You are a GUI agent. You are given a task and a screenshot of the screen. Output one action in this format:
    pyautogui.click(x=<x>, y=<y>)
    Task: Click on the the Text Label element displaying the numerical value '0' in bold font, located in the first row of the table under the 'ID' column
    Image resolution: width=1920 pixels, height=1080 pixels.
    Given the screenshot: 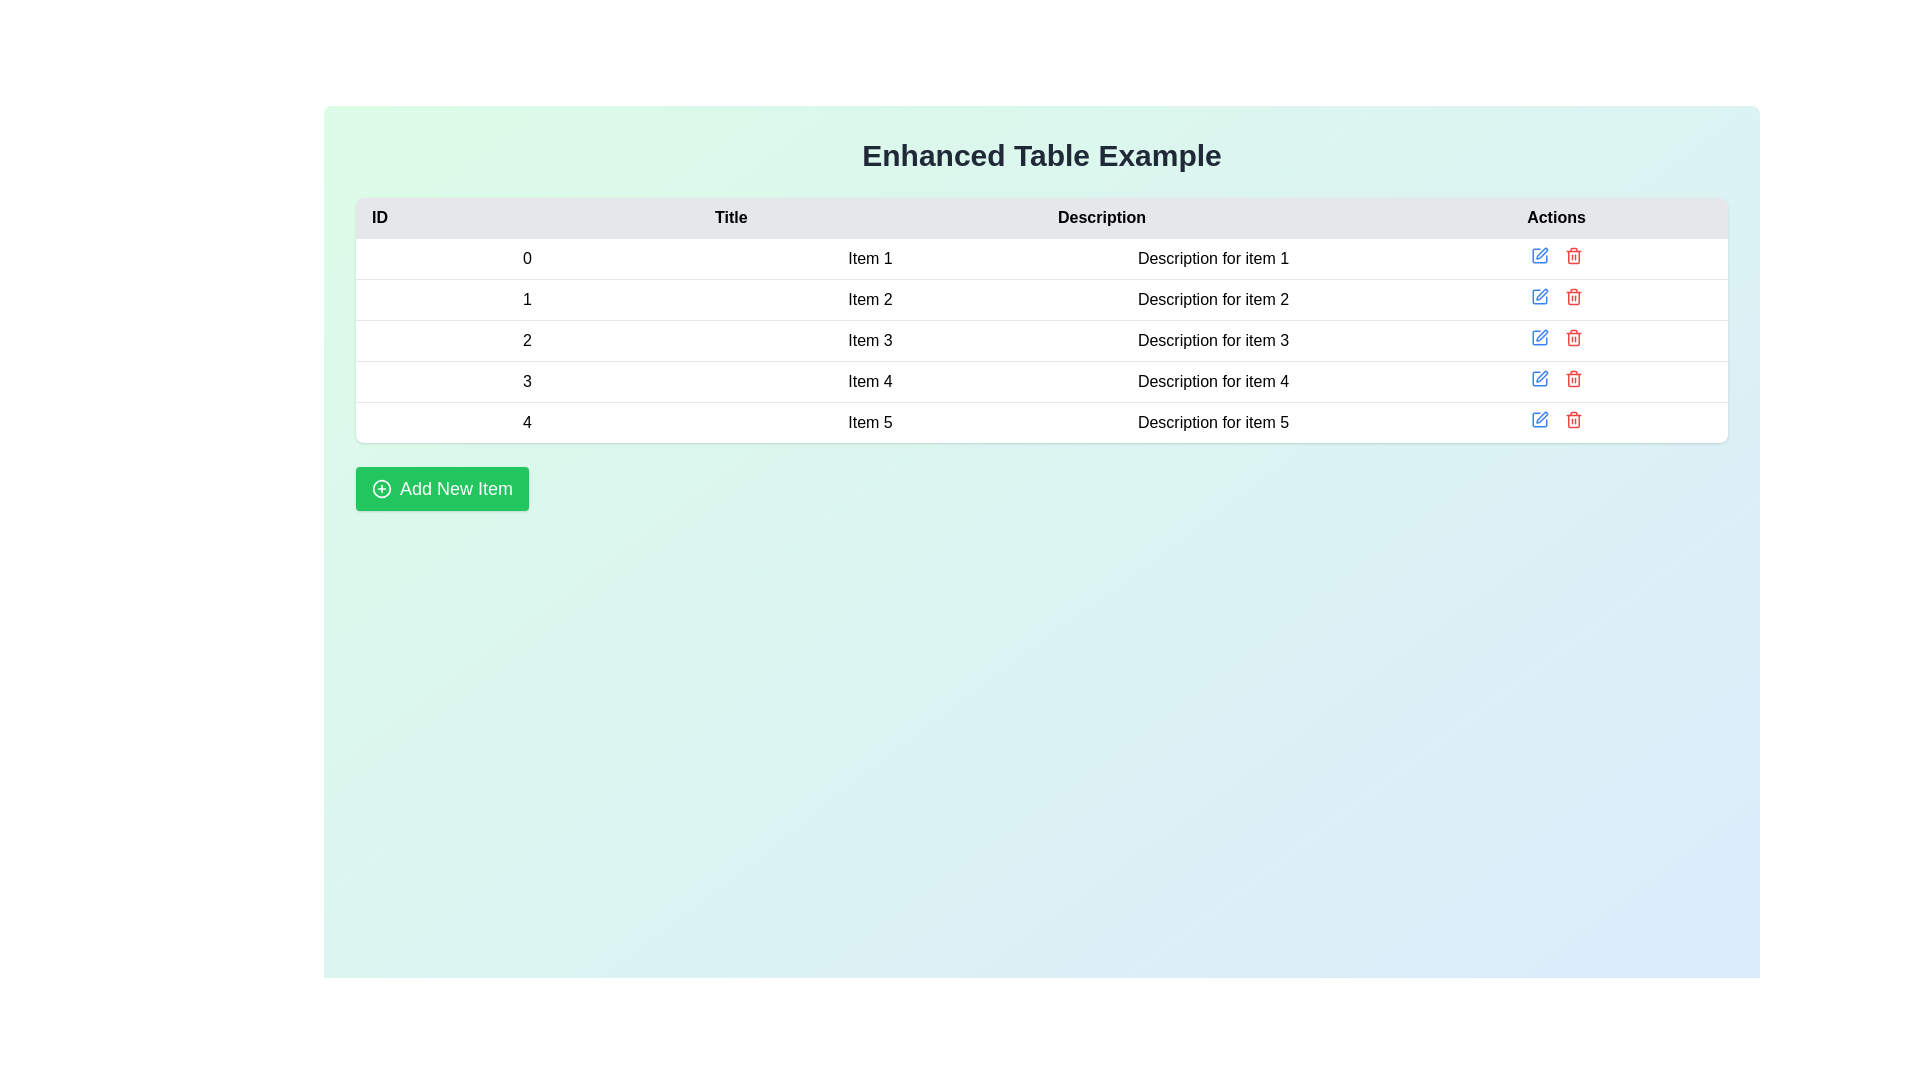 What is the action you would take?
    pyautogui.click(x=527, y=257)
    